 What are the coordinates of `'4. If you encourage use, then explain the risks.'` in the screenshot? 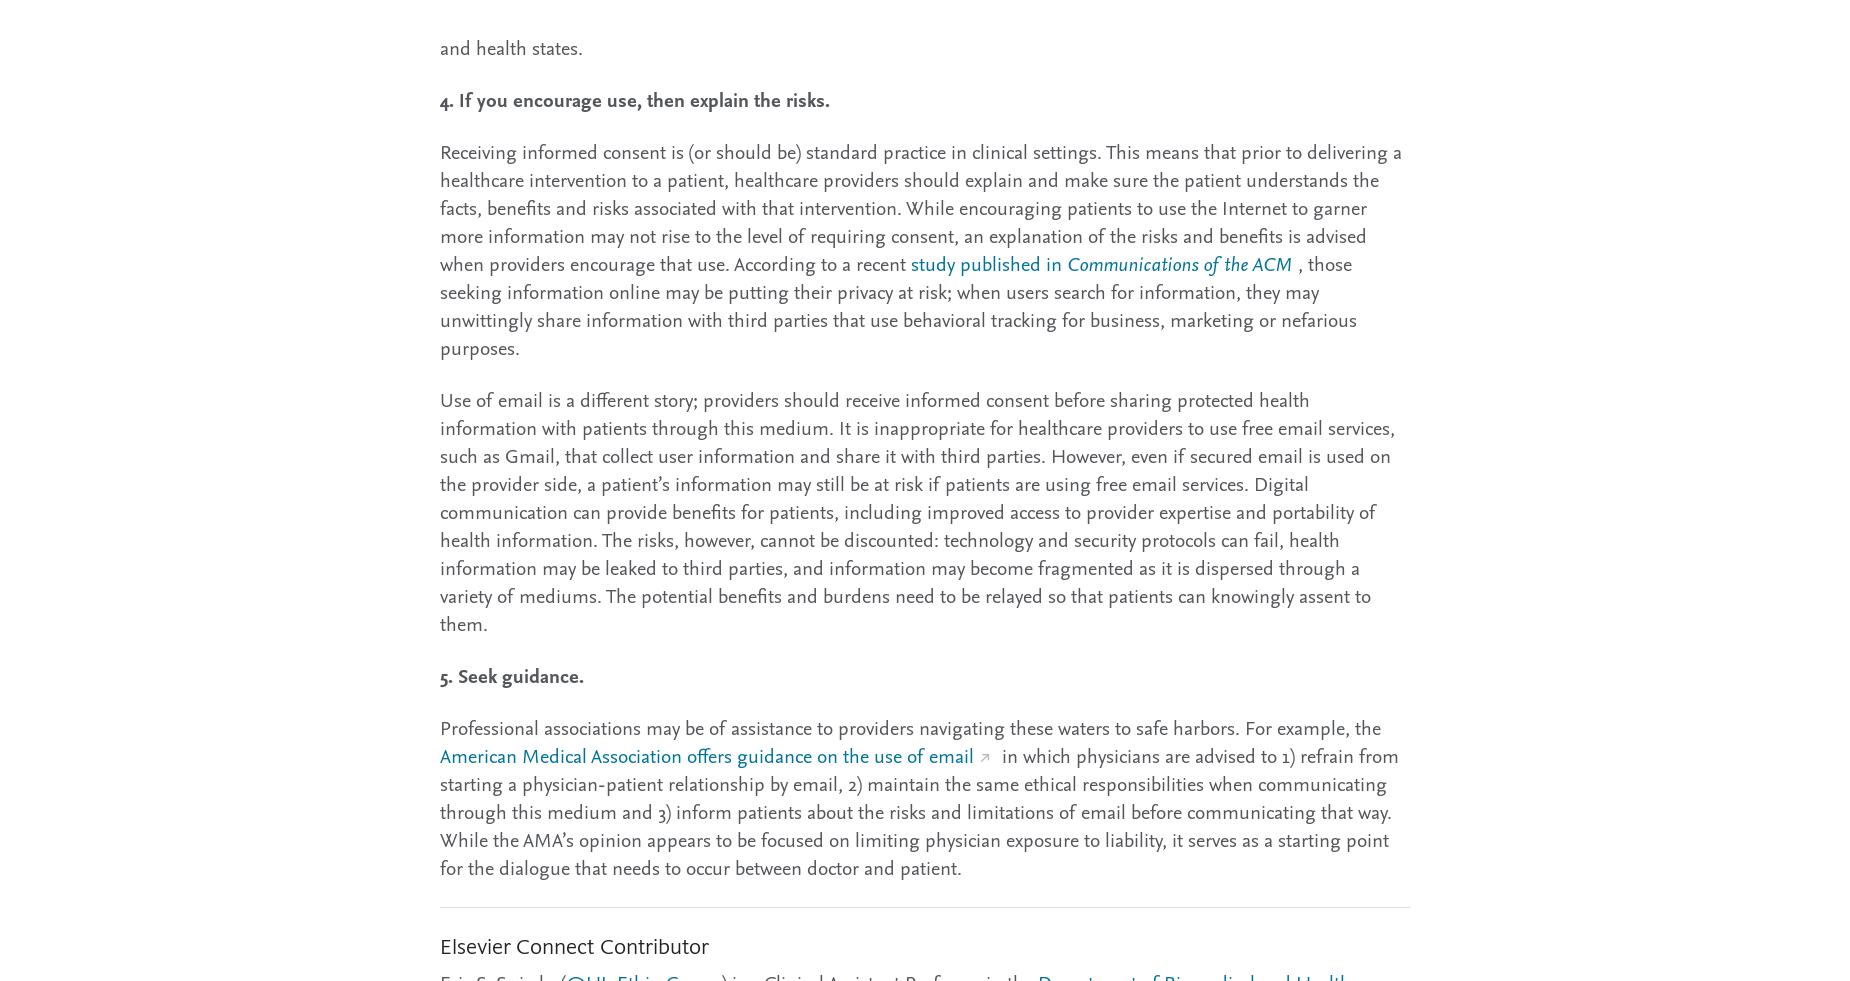 It's located at (634, 98).